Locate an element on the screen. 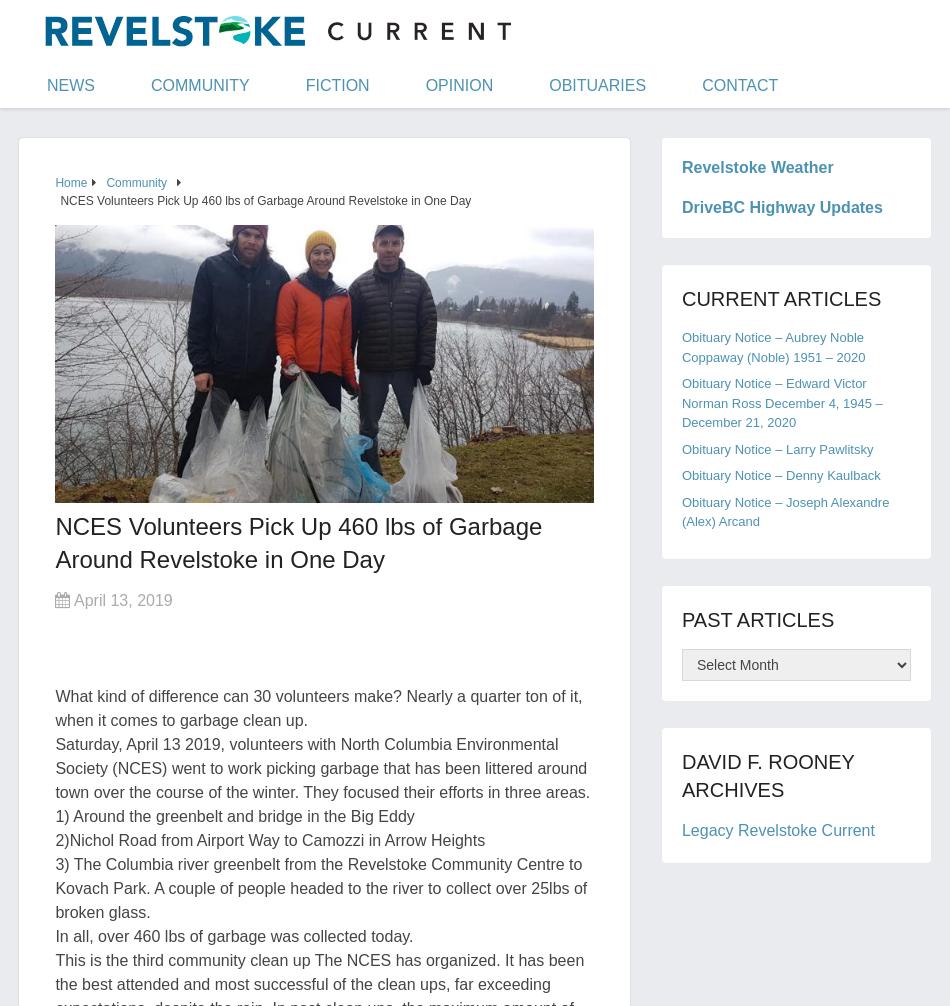 The width and height of the screenshot is (950, 1006). 'Home' is located at coordinates (70, 182).